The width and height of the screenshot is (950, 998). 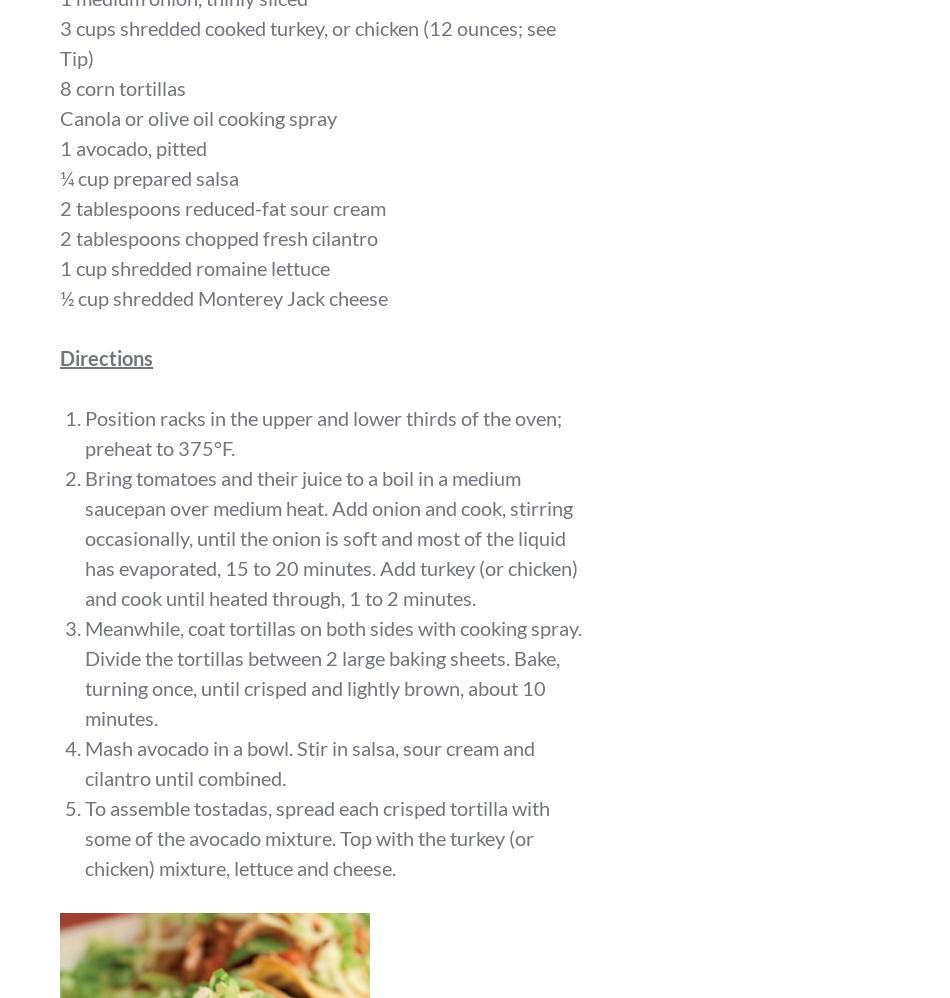 What do you see at coordinates (218, 237) in the screenshot?
I see `'2 tablespoons chopped fresh cilantro'` at bounding box center [218, 237].